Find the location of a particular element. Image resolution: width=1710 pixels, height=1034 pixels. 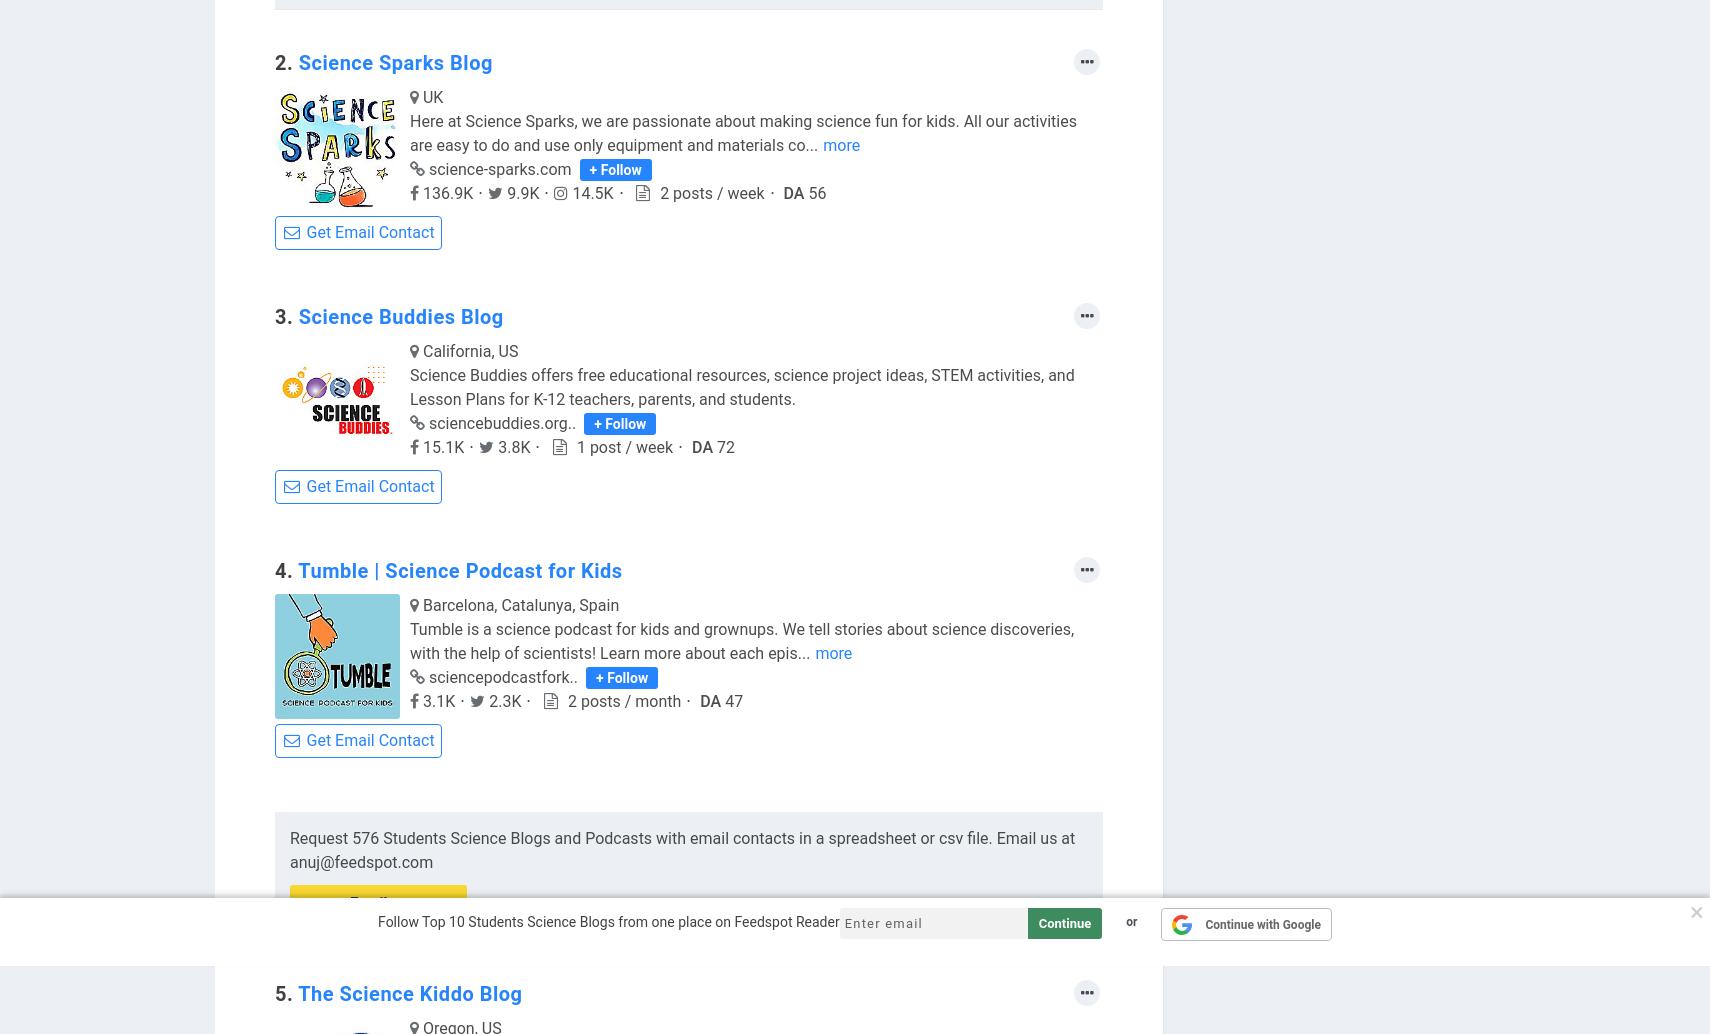

'2 posts / week' is located at coordinates (712, 193).